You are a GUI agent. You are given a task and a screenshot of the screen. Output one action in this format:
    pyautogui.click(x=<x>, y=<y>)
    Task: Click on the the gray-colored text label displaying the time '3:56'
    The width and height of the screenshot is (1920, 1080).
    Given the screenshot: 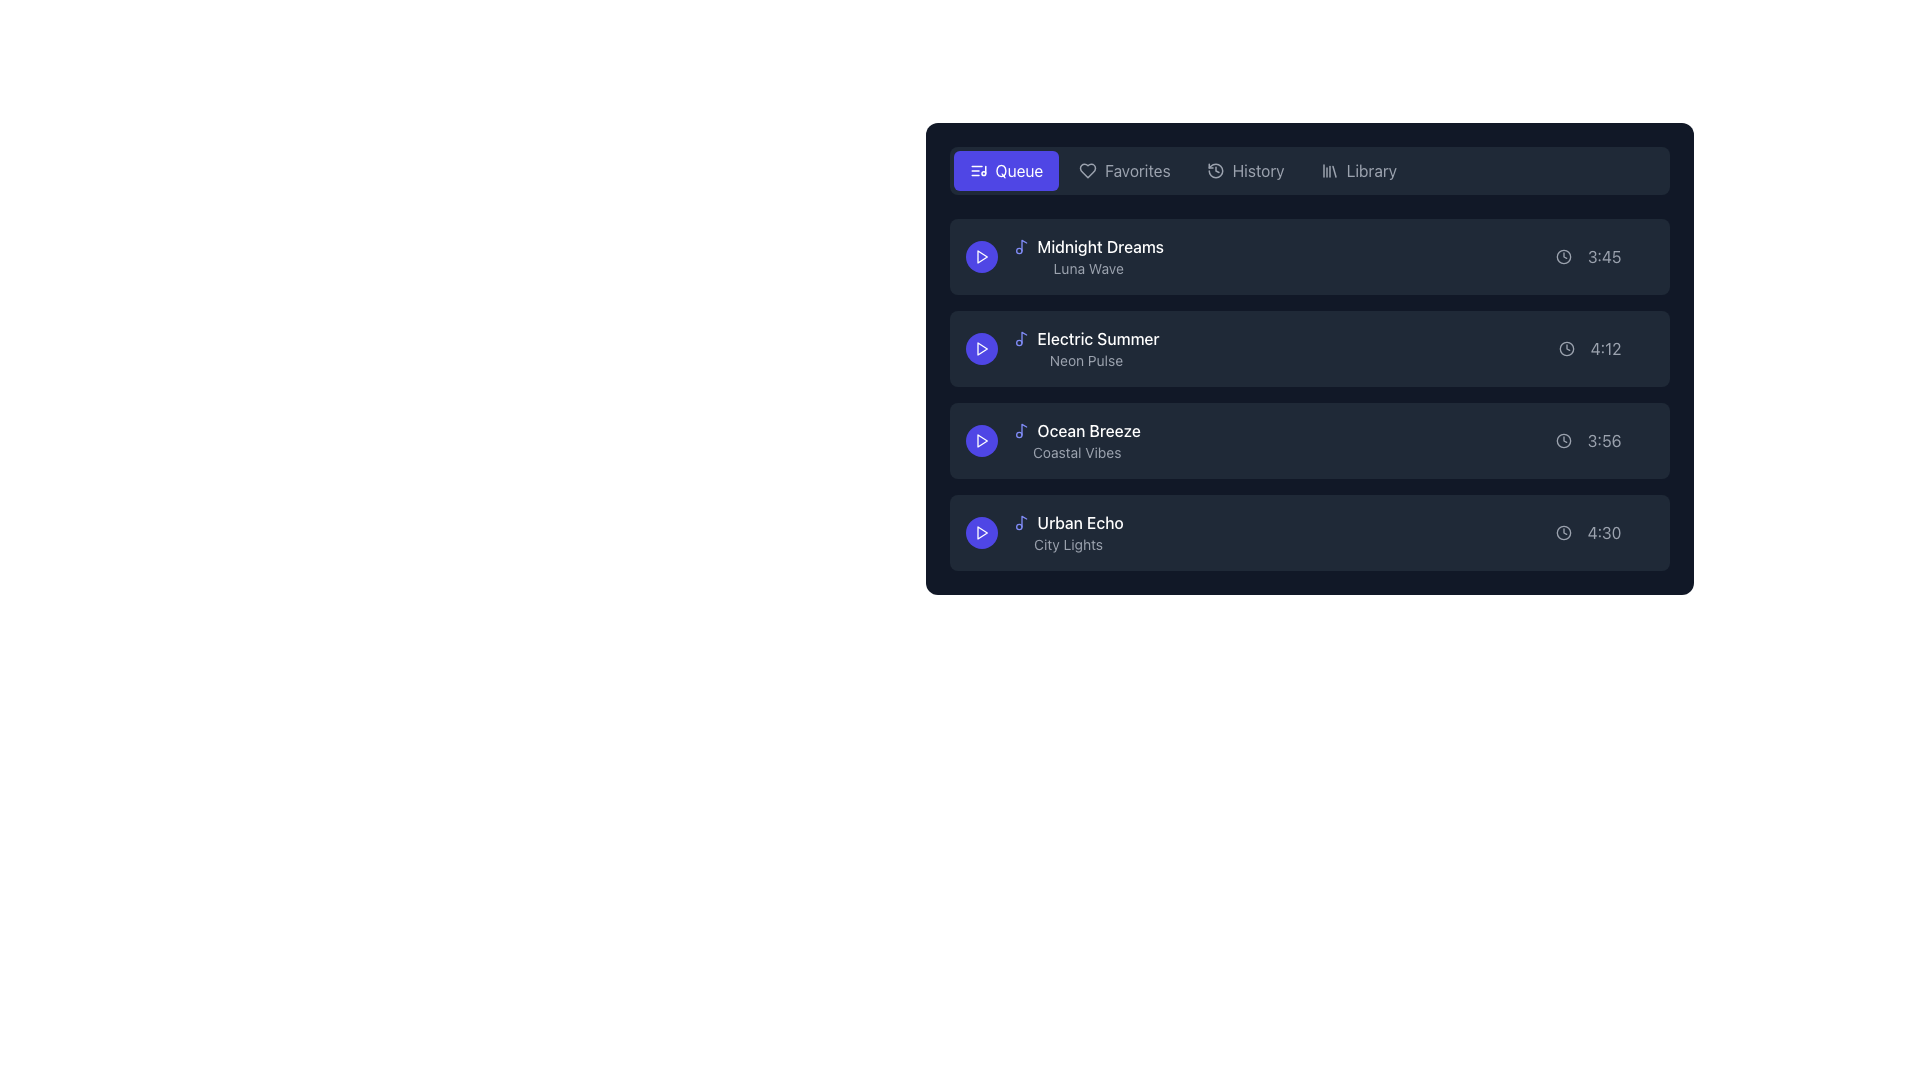 What is the action you would take?
    pyautogui.click(x=1604, y=439)
    